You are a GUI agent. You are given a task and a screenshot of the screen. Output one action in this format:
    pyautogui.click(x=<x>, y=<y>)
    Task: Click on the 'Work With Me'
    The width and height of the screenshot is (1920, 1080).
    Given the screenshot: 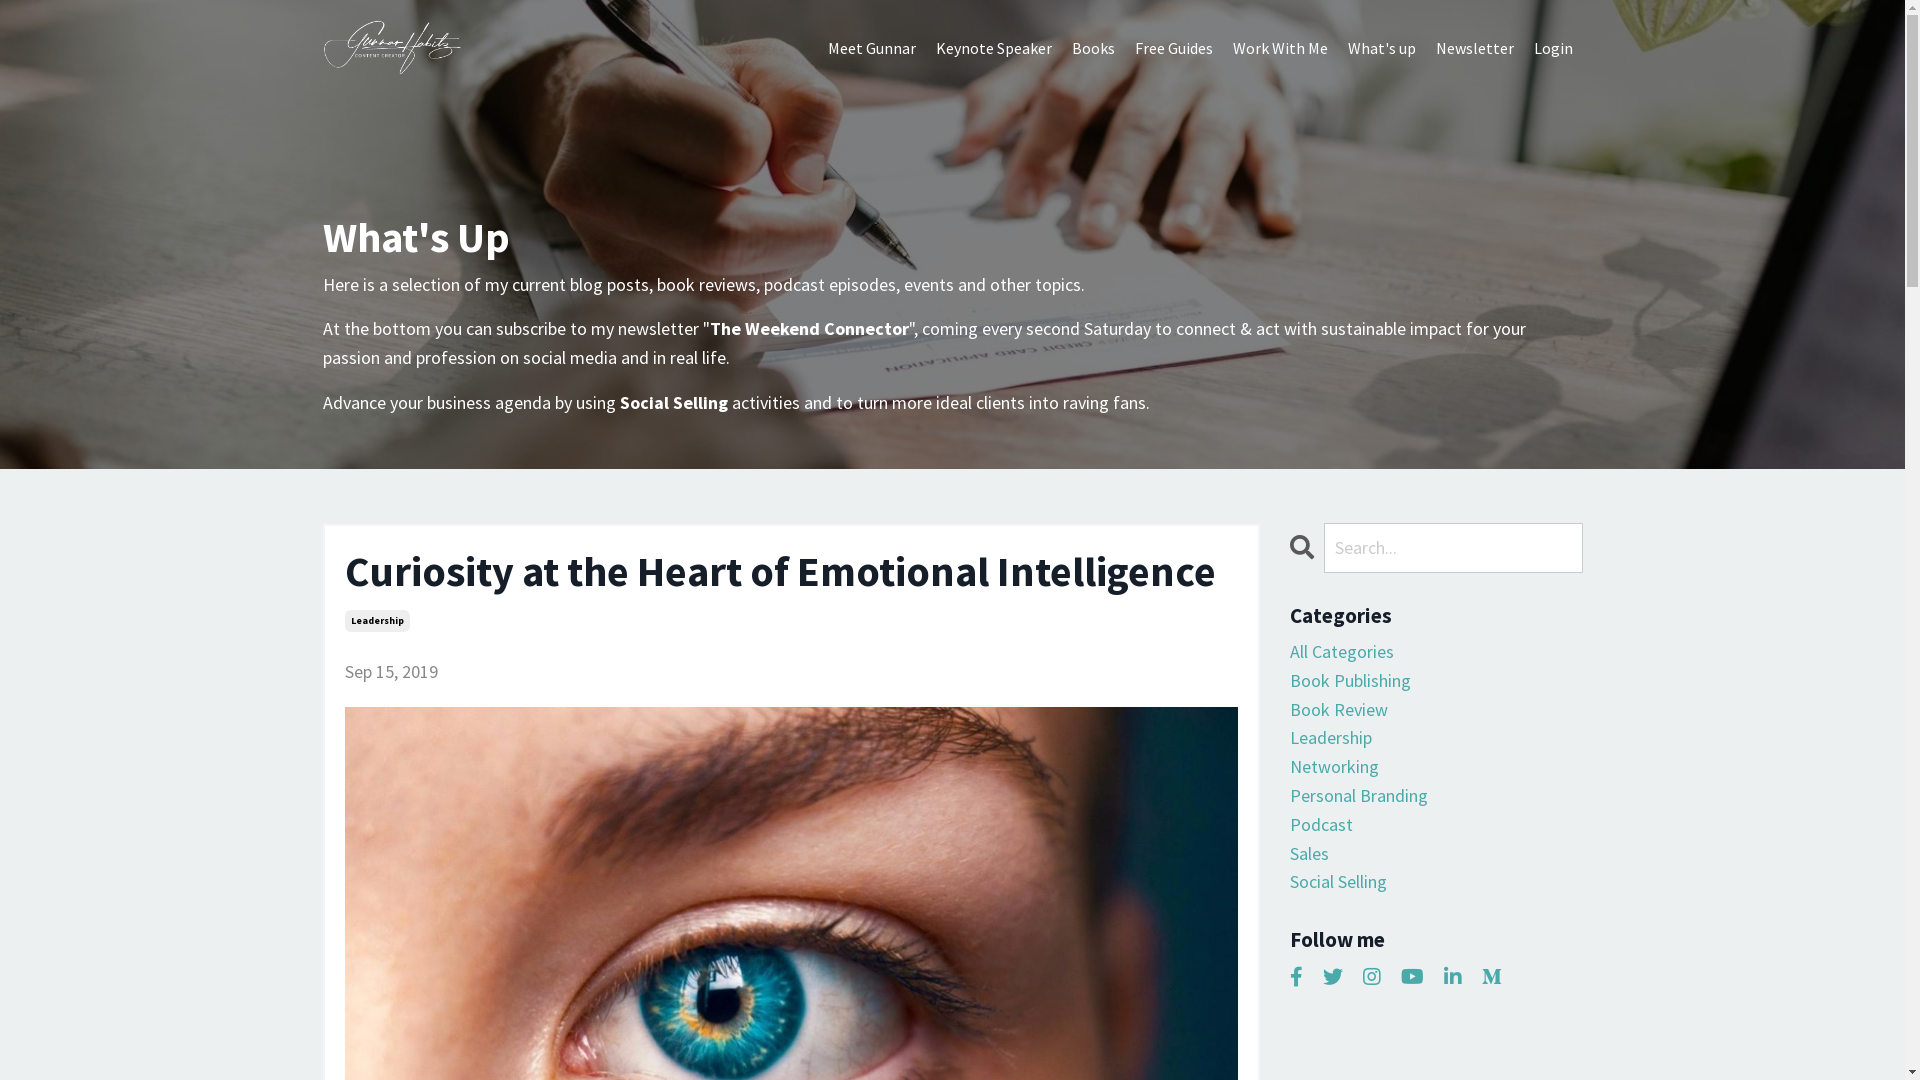 What is the action you would take?
    pyautogui.click(x=1278, y=48)
    